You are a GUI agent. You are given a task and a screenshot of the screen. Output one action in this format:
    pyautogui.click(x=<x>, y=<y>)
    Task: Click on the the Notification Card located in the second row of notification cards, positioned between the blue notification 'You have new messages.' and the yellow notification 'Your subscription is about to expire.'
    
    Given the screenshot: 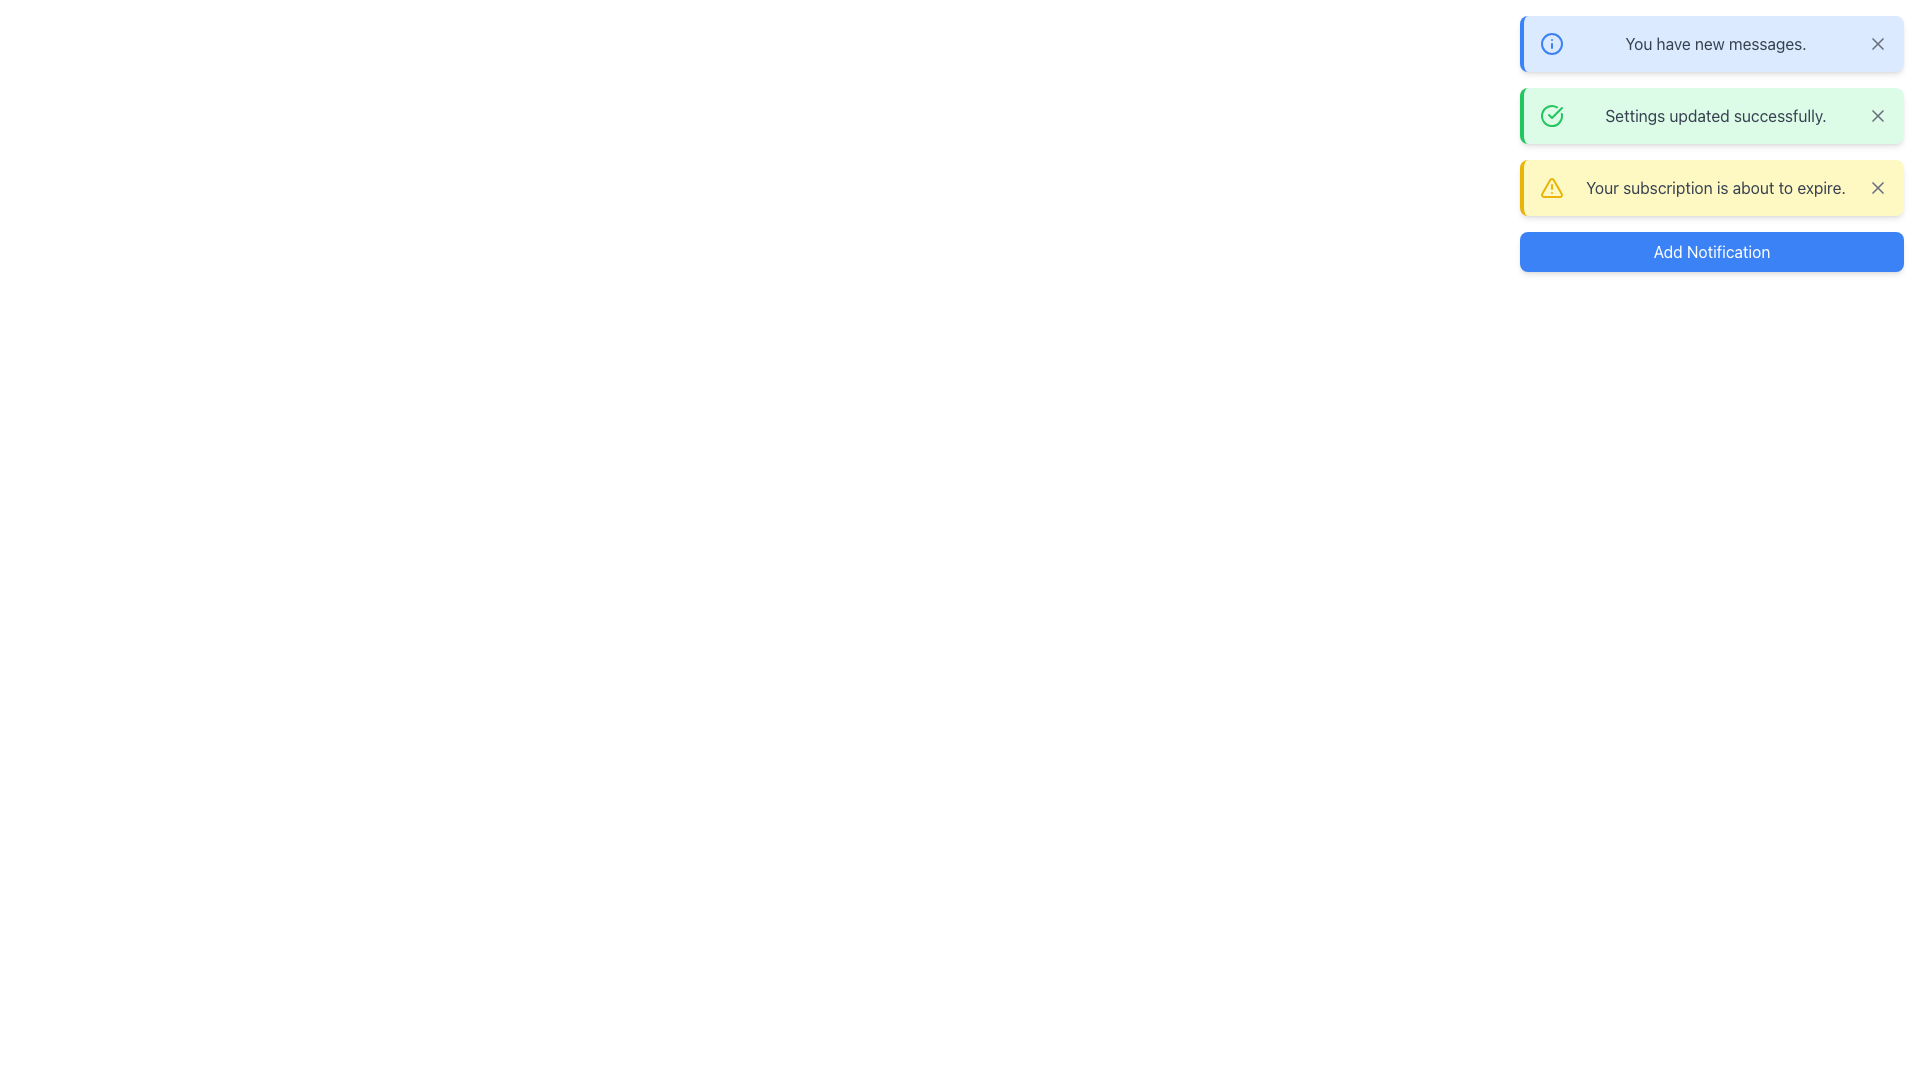 What is the action you would take?
    pyautogui.click(x=1711, y=142)
    